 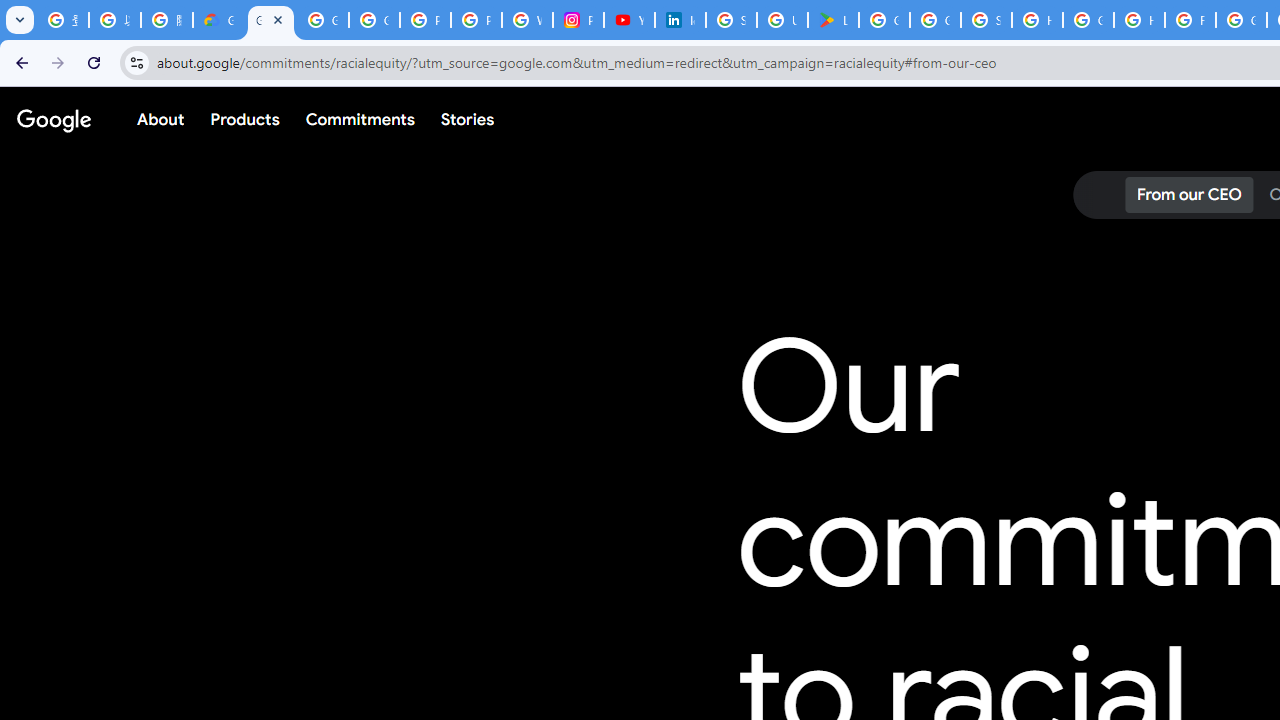 What do you see at coordinates (934, 20) in the screenshot?
I see `'Google Workspace - Specific Terms'` at bounding box center [934, 20].